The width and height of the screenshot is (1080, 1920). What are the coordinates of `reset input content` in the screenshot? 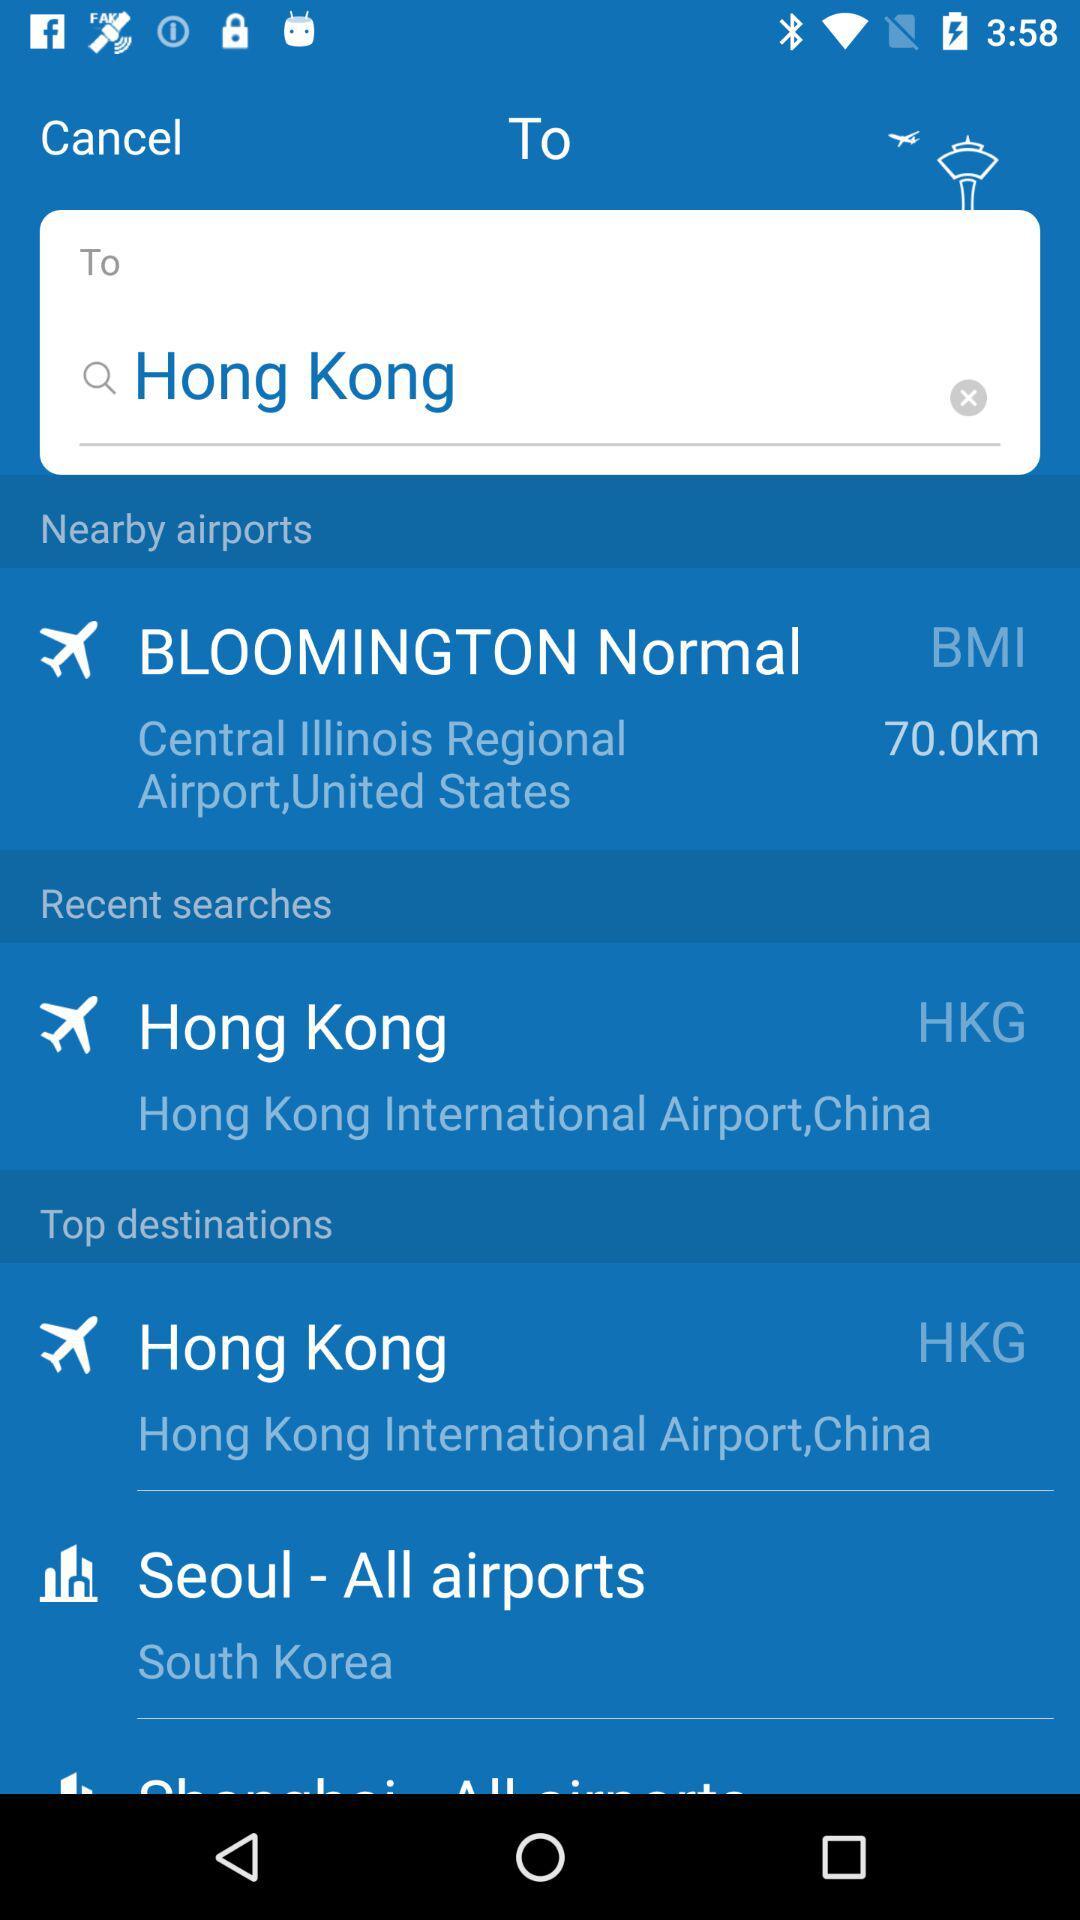 It's located at (967, 397).